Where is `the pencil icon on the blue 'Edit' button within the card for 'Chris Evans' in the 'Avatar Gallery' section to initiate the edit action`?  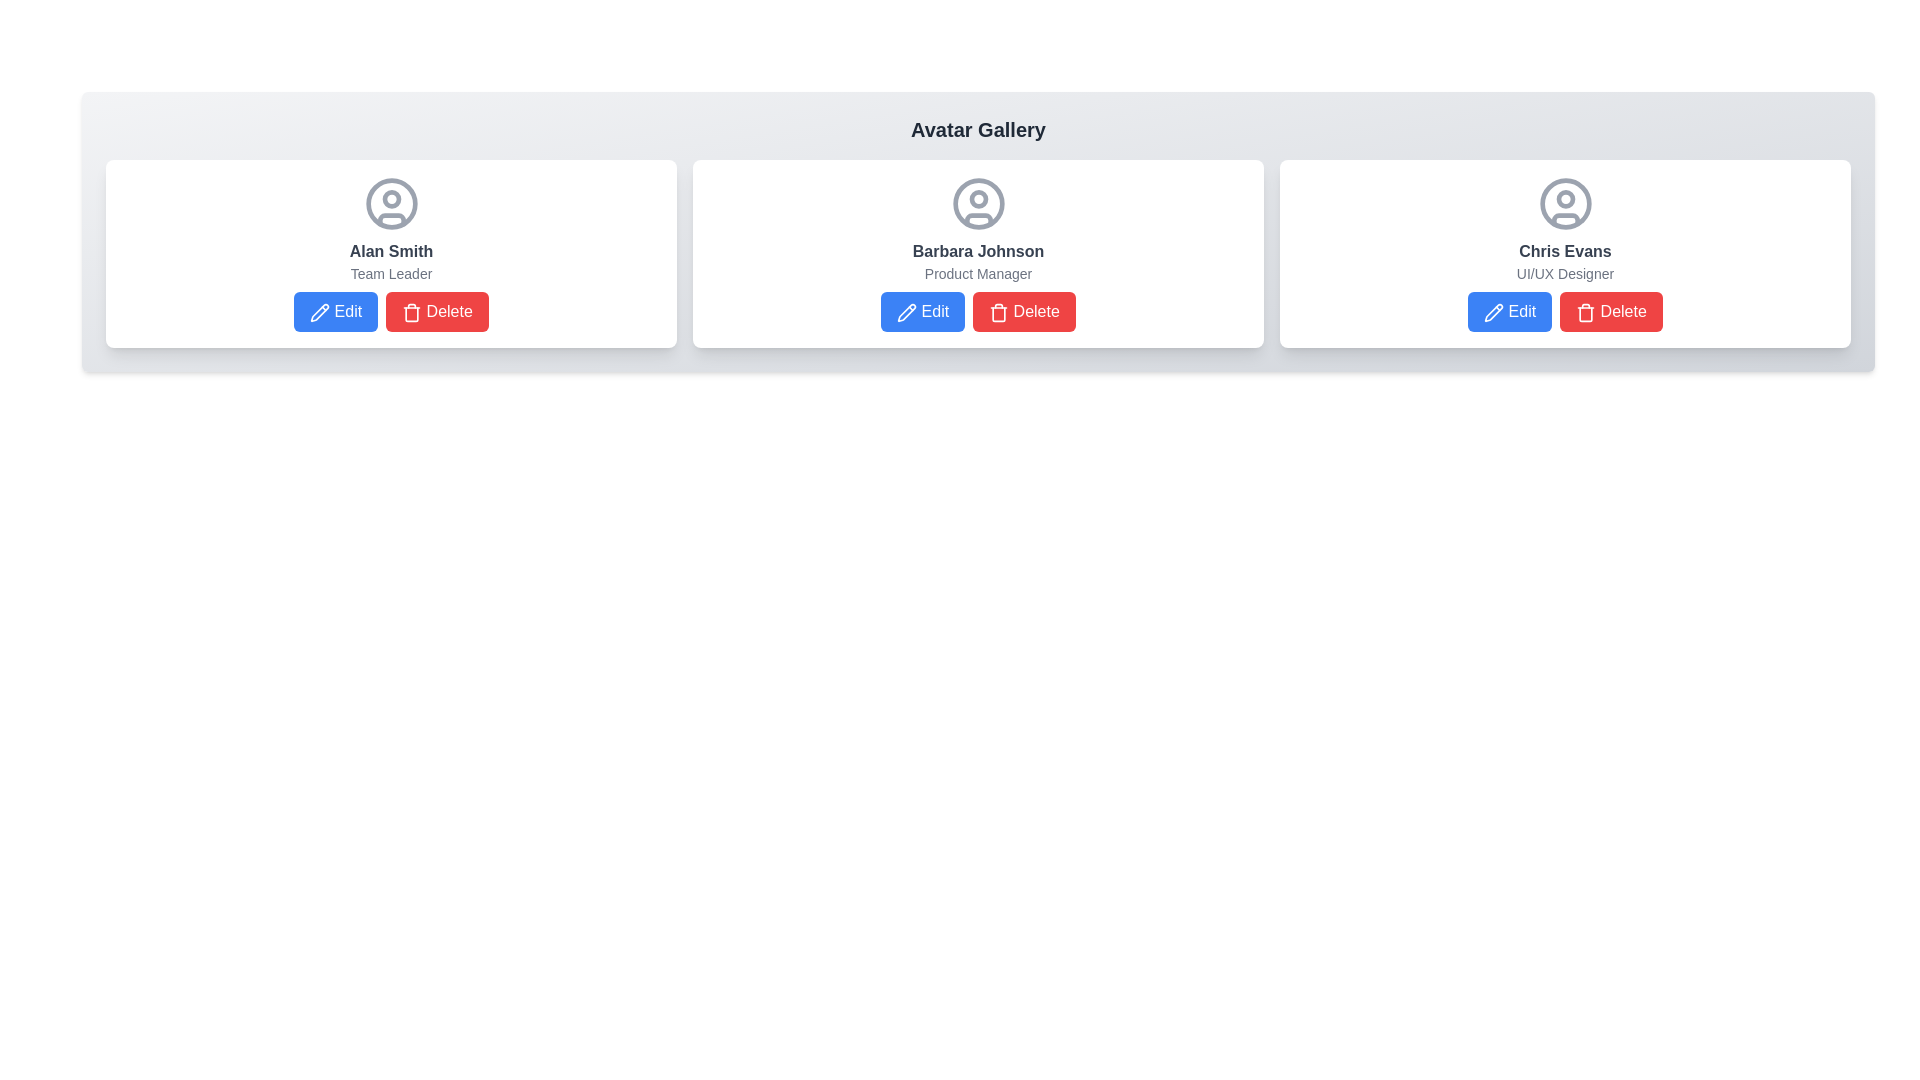
the pencil icon on the blue 'Edit' button within the card for 'Chris Evans' in the 'Avatar Gallery' section to initiate the edit action is located at coordinates (1494, 312).